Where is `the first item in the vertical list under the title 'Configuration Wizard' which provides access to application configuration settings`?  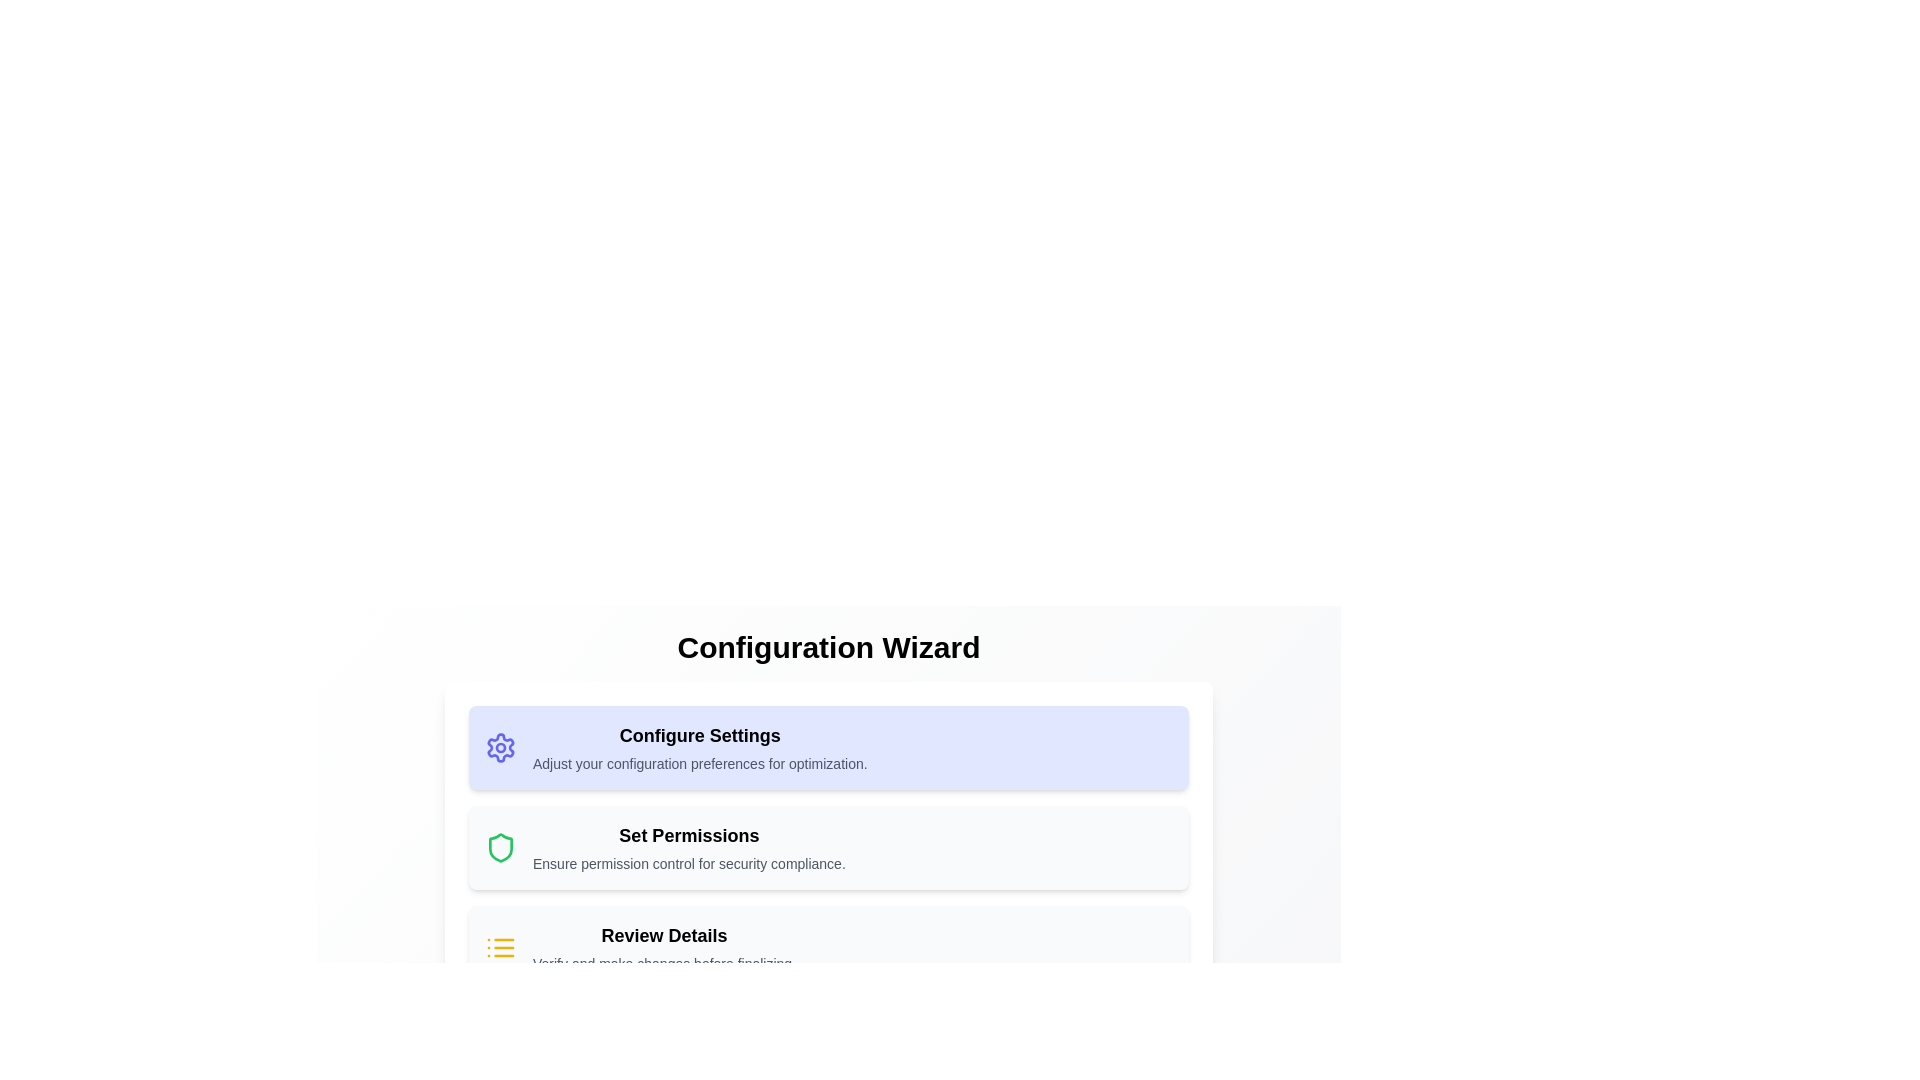 the first item in the vertical list under the title 'Configuration Wizard' which provides access to application configuration settings is located at coordinates (829, 748).